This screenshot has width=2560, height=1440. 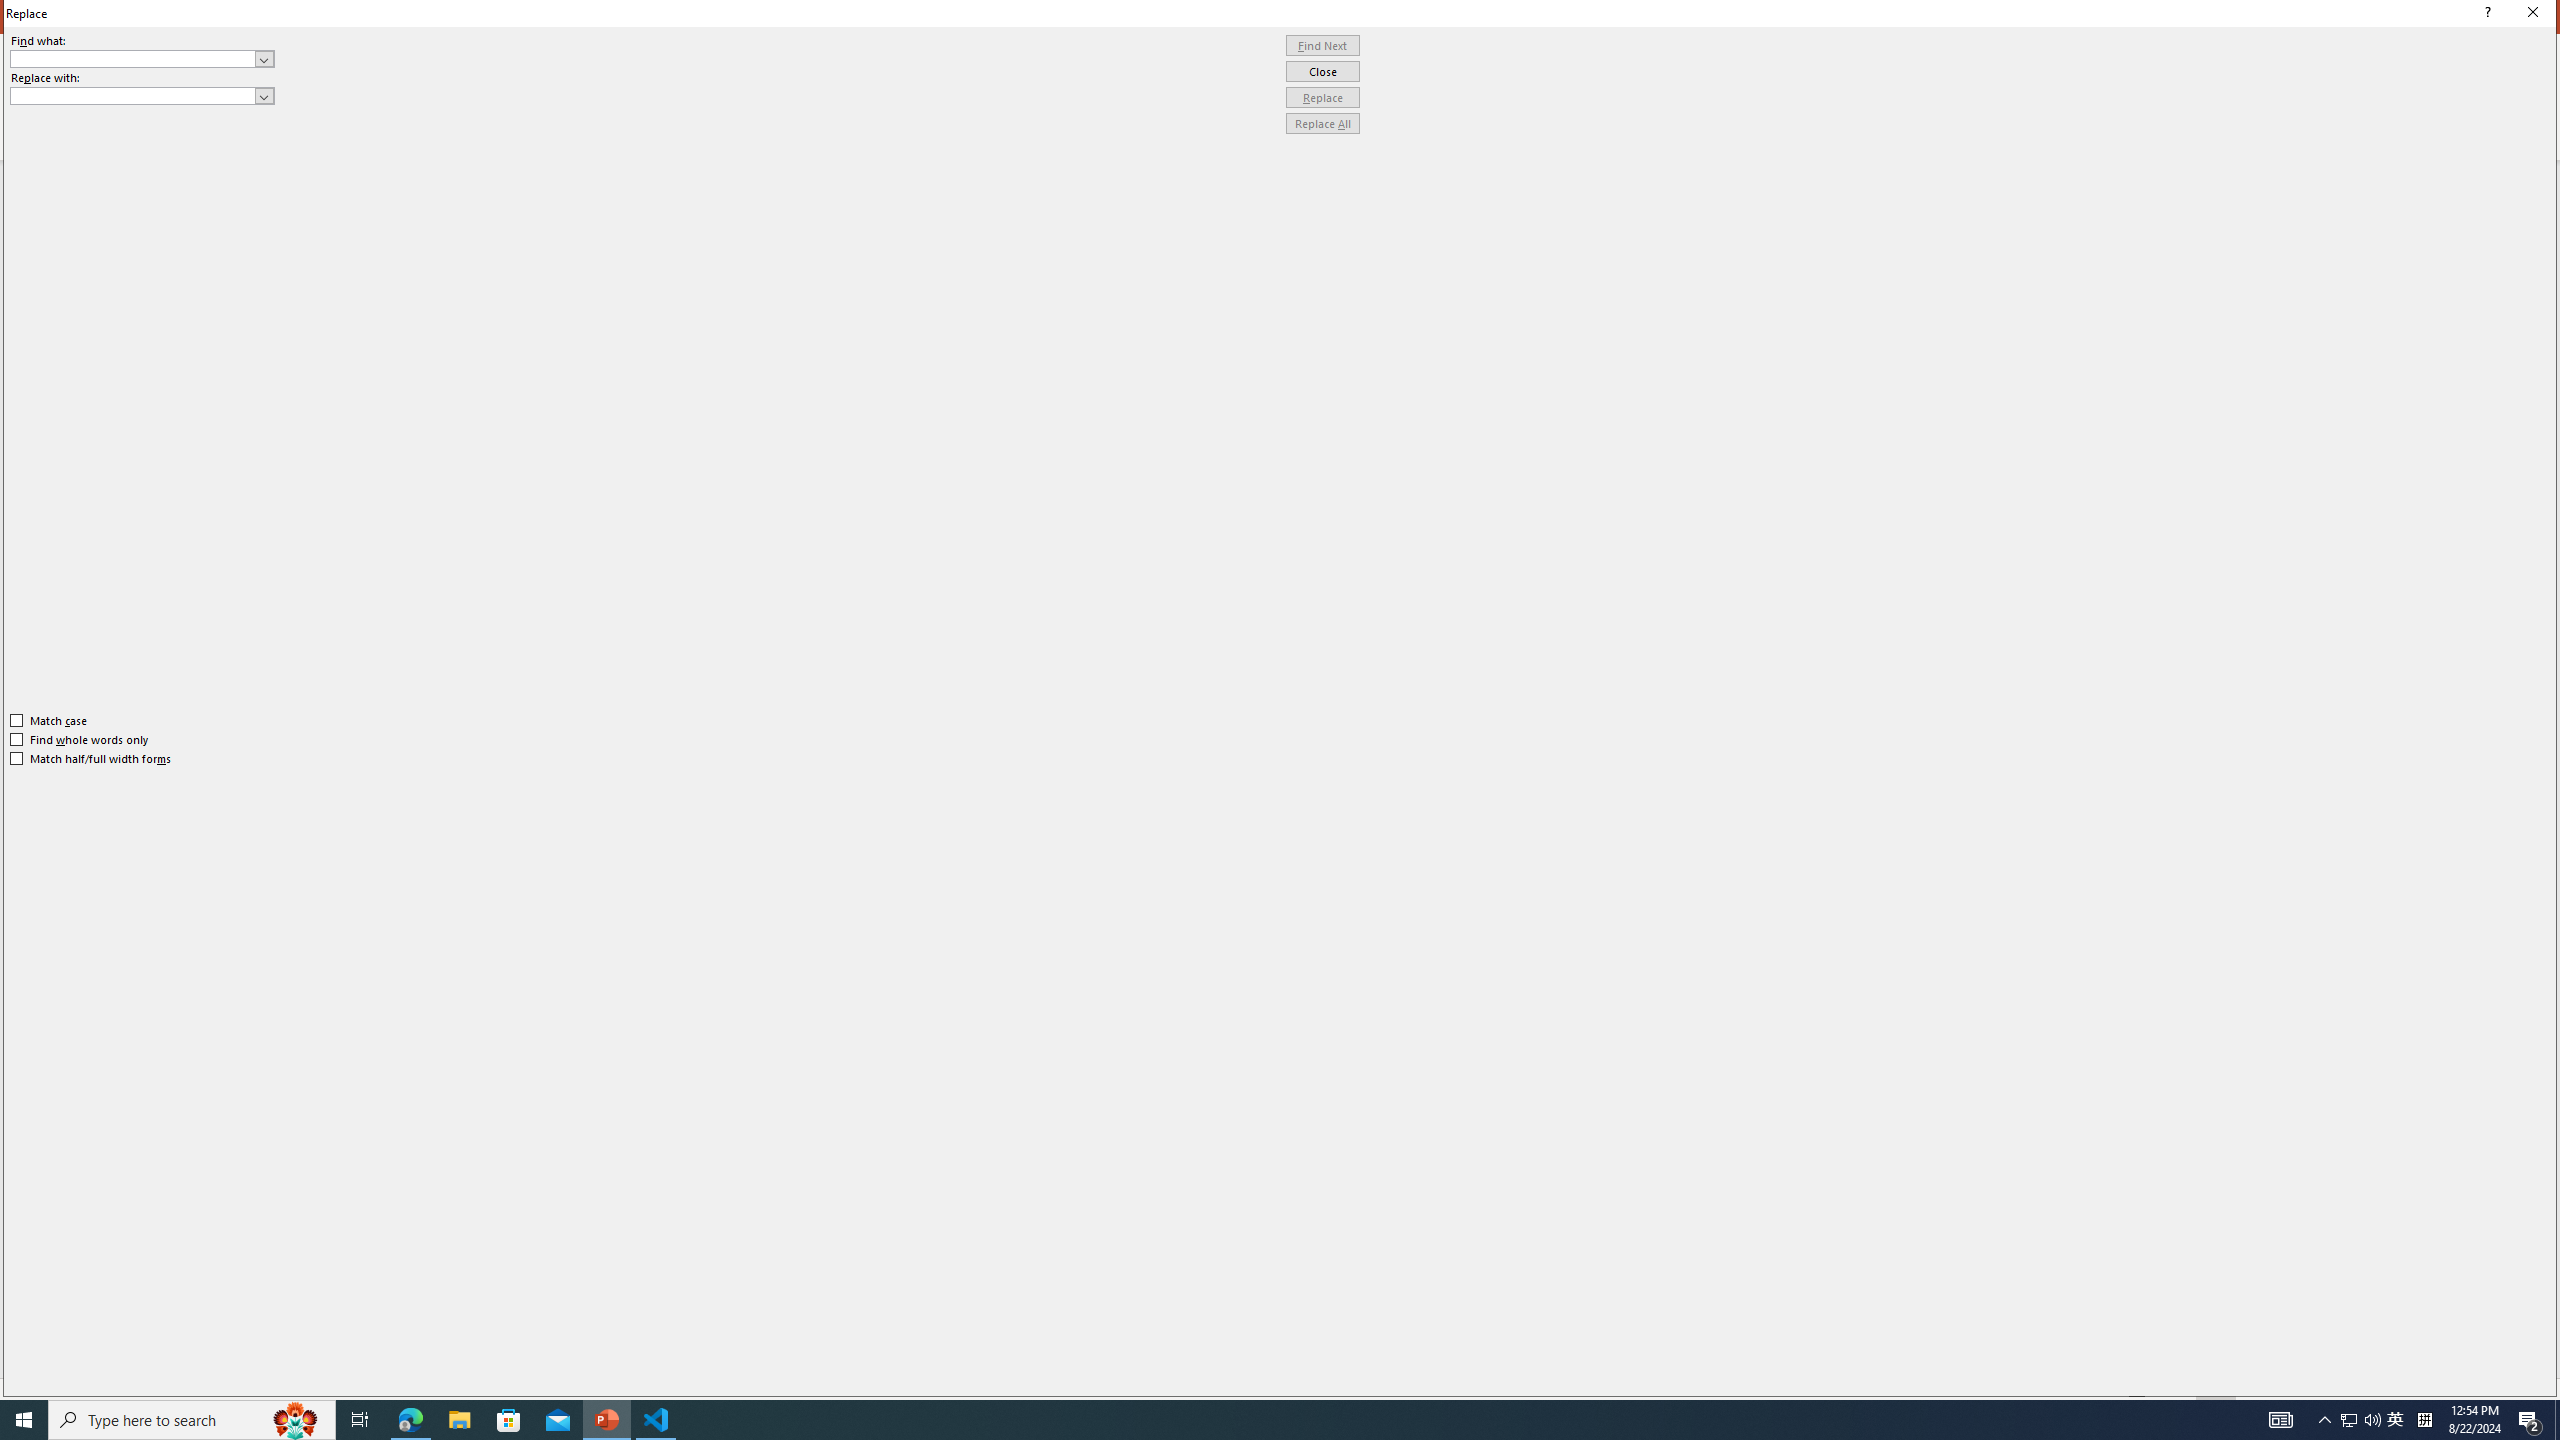 What do you see at coordinates (142, 95) in the screenshot?
I see `'Replace with'` at bounding box center [142, 95].